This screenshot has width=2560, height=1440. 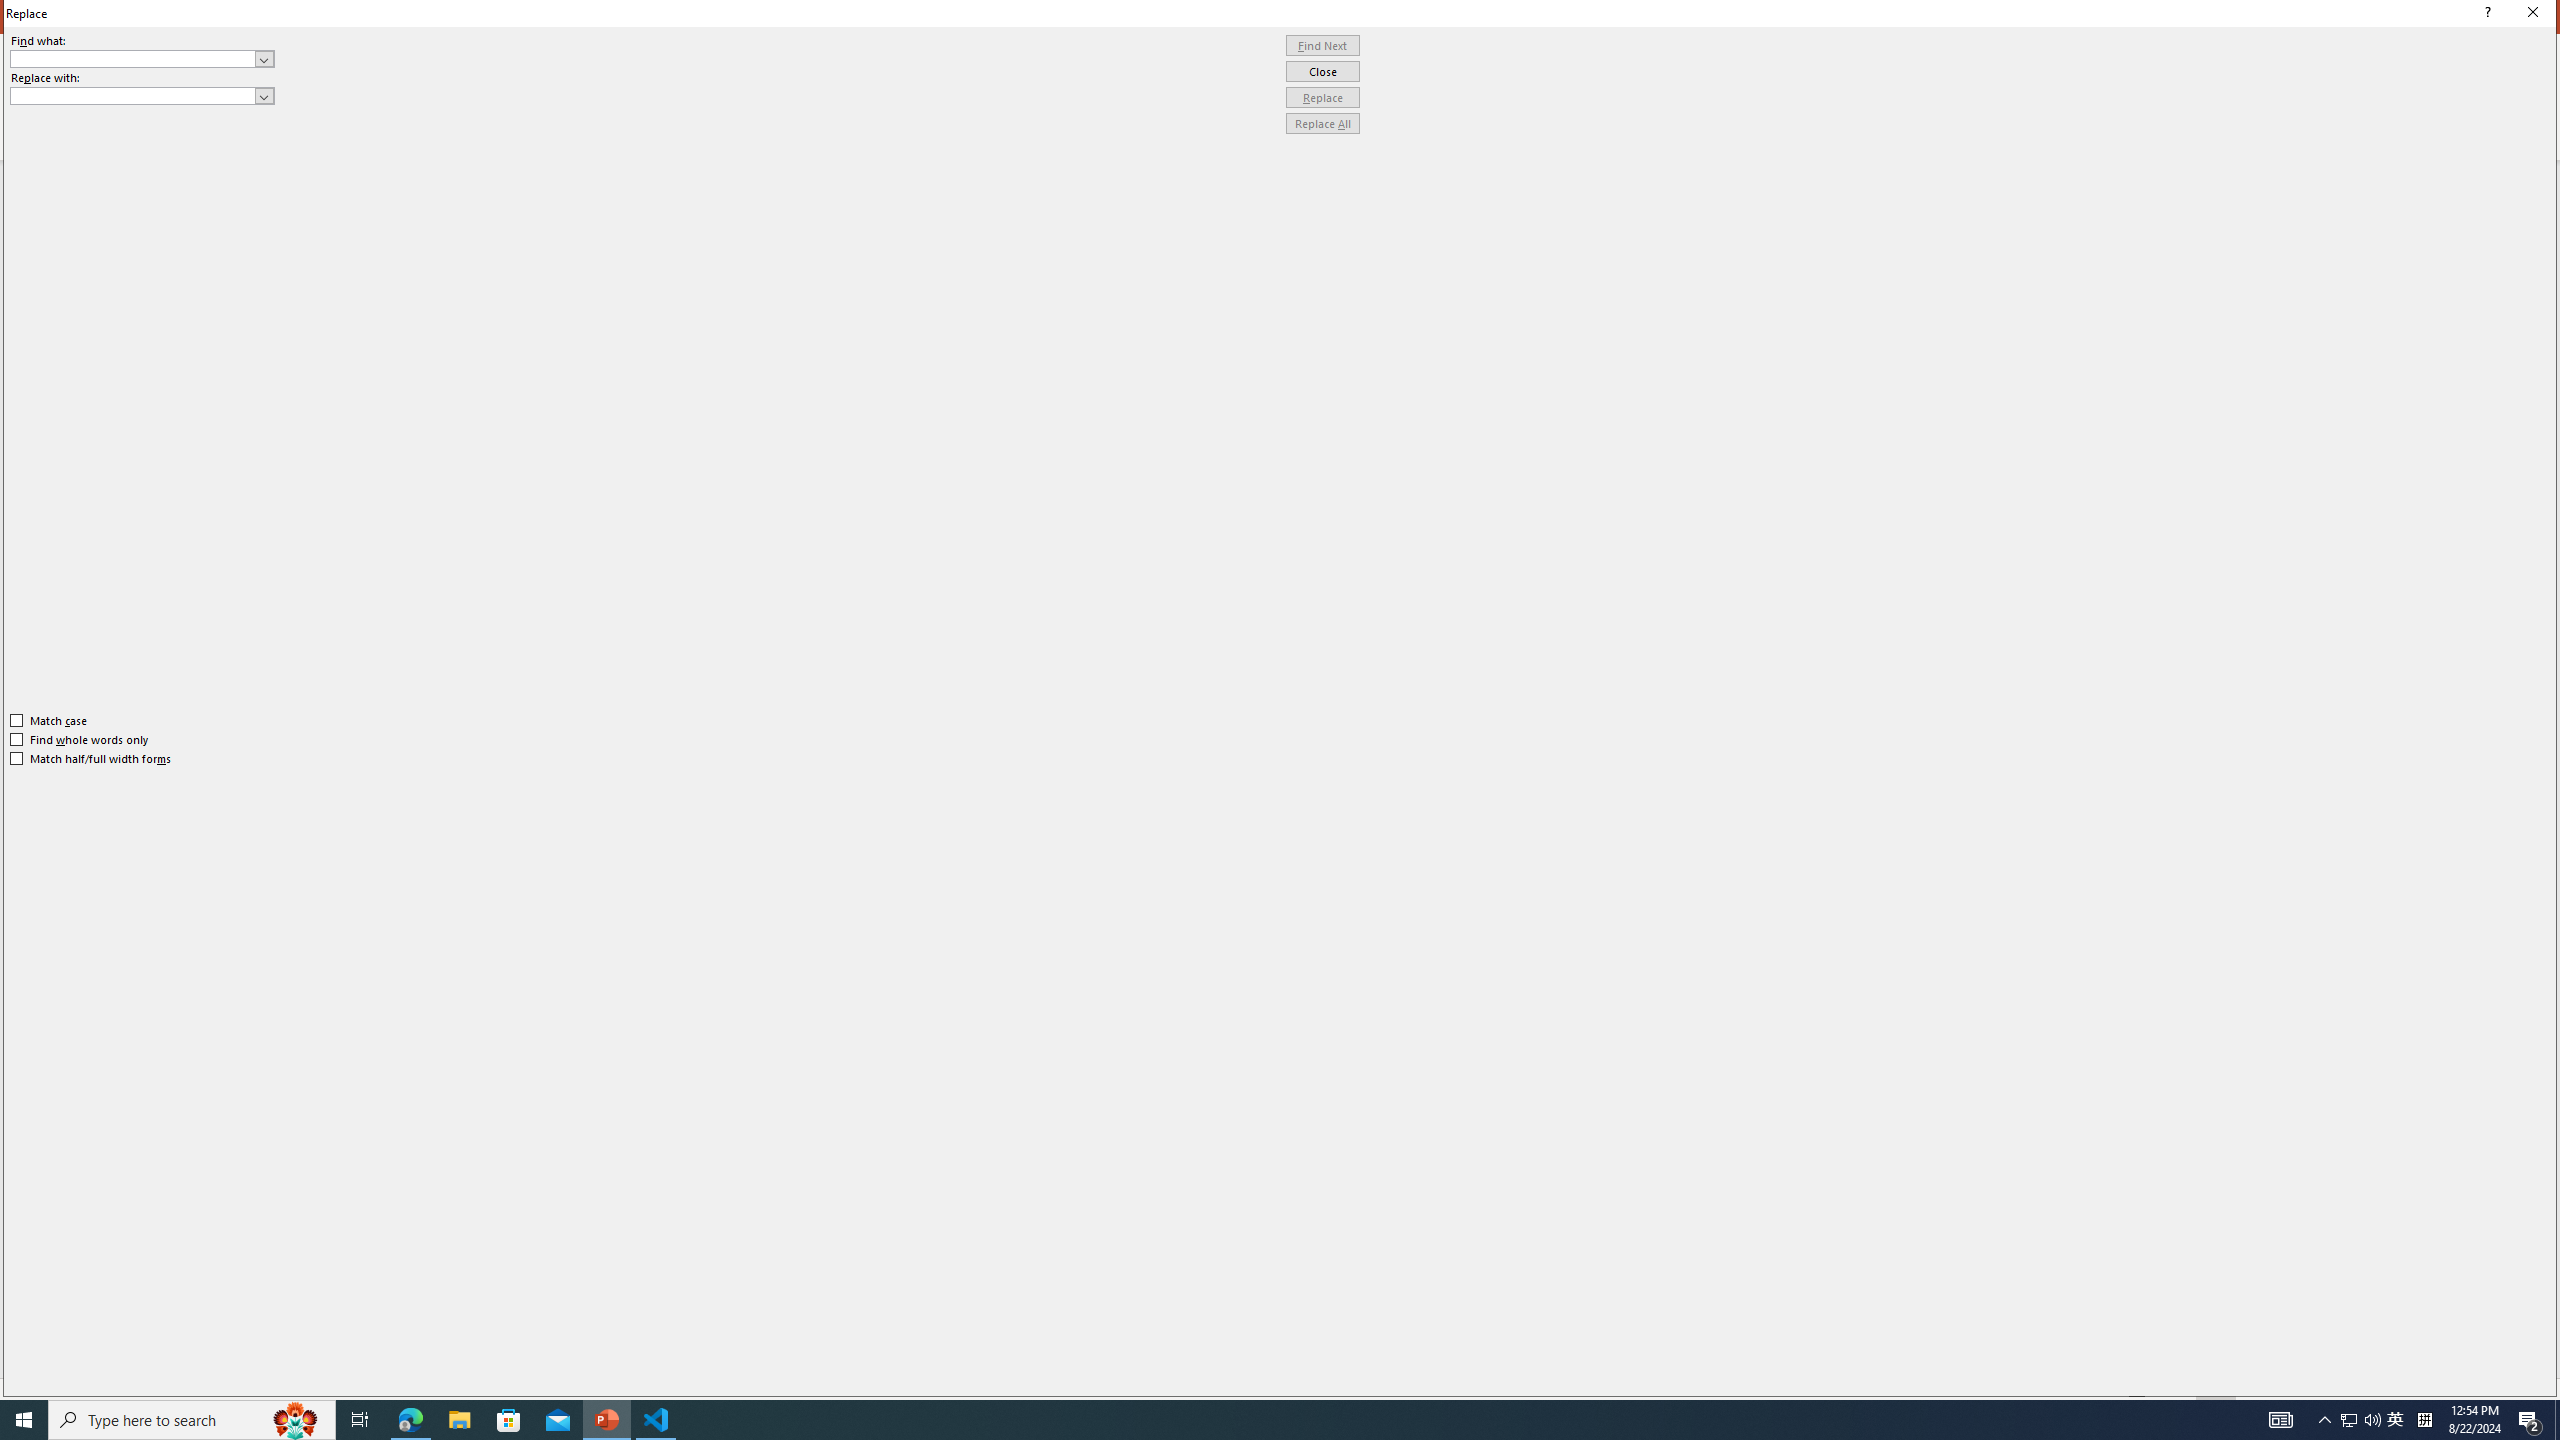 What do you see at coordinates (142, 95) in the screenshot?
I see `'Replace with'` at bounding box center [142, 95].